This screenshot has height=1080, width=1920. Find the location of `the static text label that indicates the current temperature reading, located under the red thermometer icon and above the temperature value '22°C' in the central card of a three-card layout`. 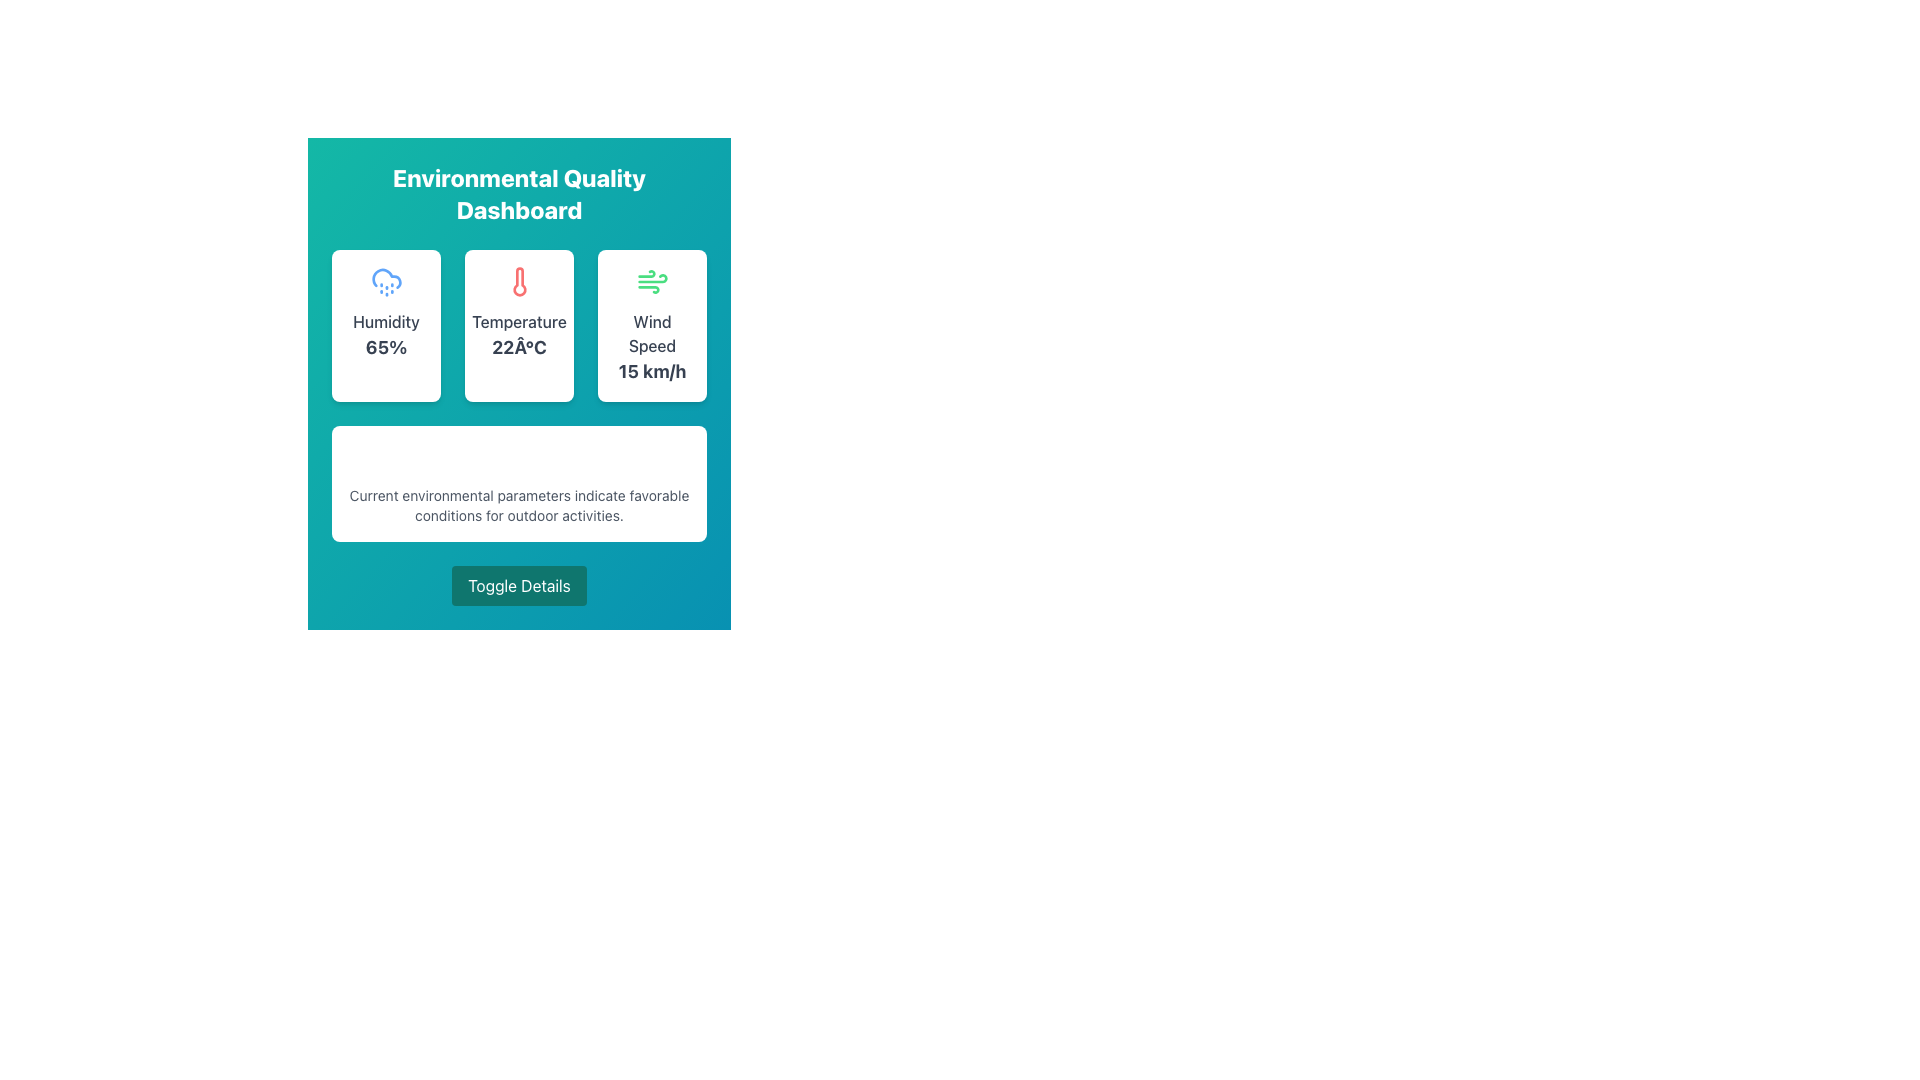

the static text label that indicates the current temperature reading, located under the red thermometer icon and above the temperature value '22°C' in the central card of a three-card layout is located at coordinates (519, 320).